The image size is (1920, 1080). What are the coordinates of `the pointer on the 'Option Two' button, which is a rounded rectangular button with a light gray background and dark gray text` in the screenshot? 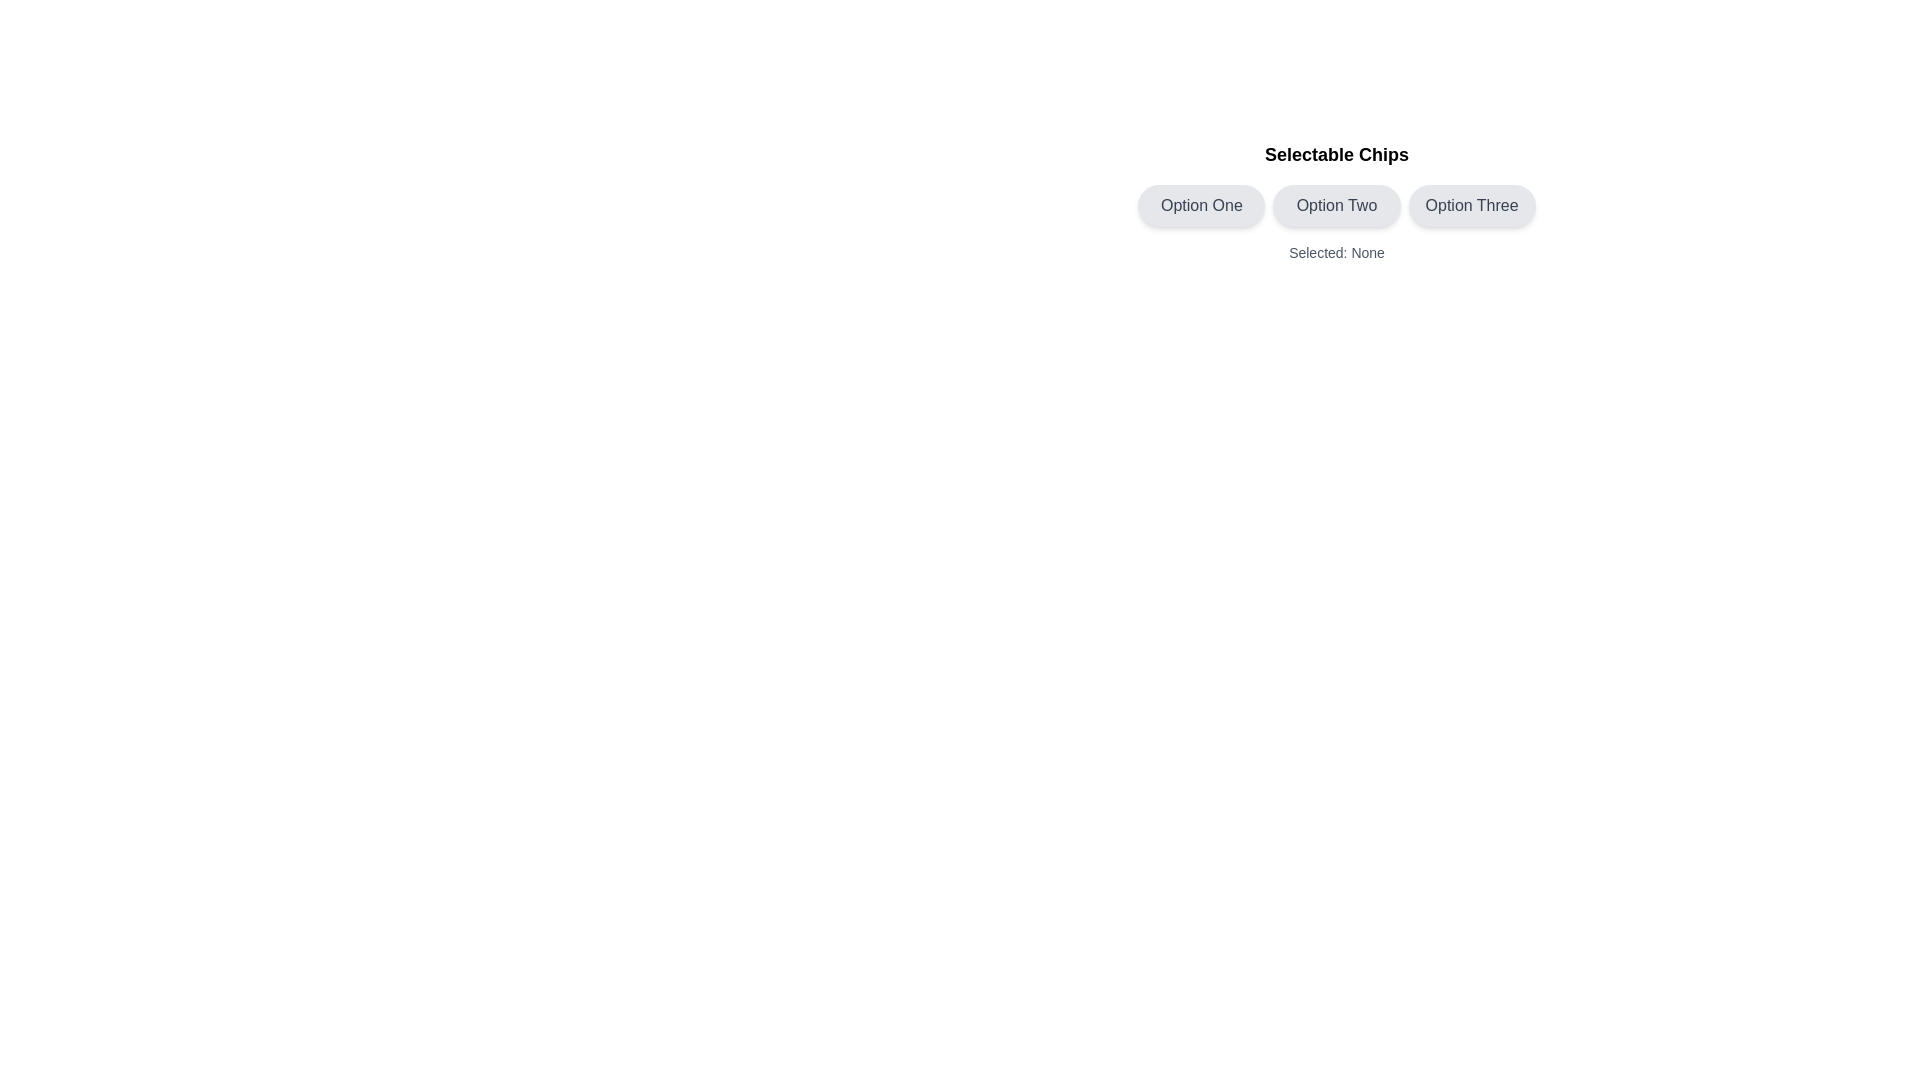 It's located at (1337, 205).